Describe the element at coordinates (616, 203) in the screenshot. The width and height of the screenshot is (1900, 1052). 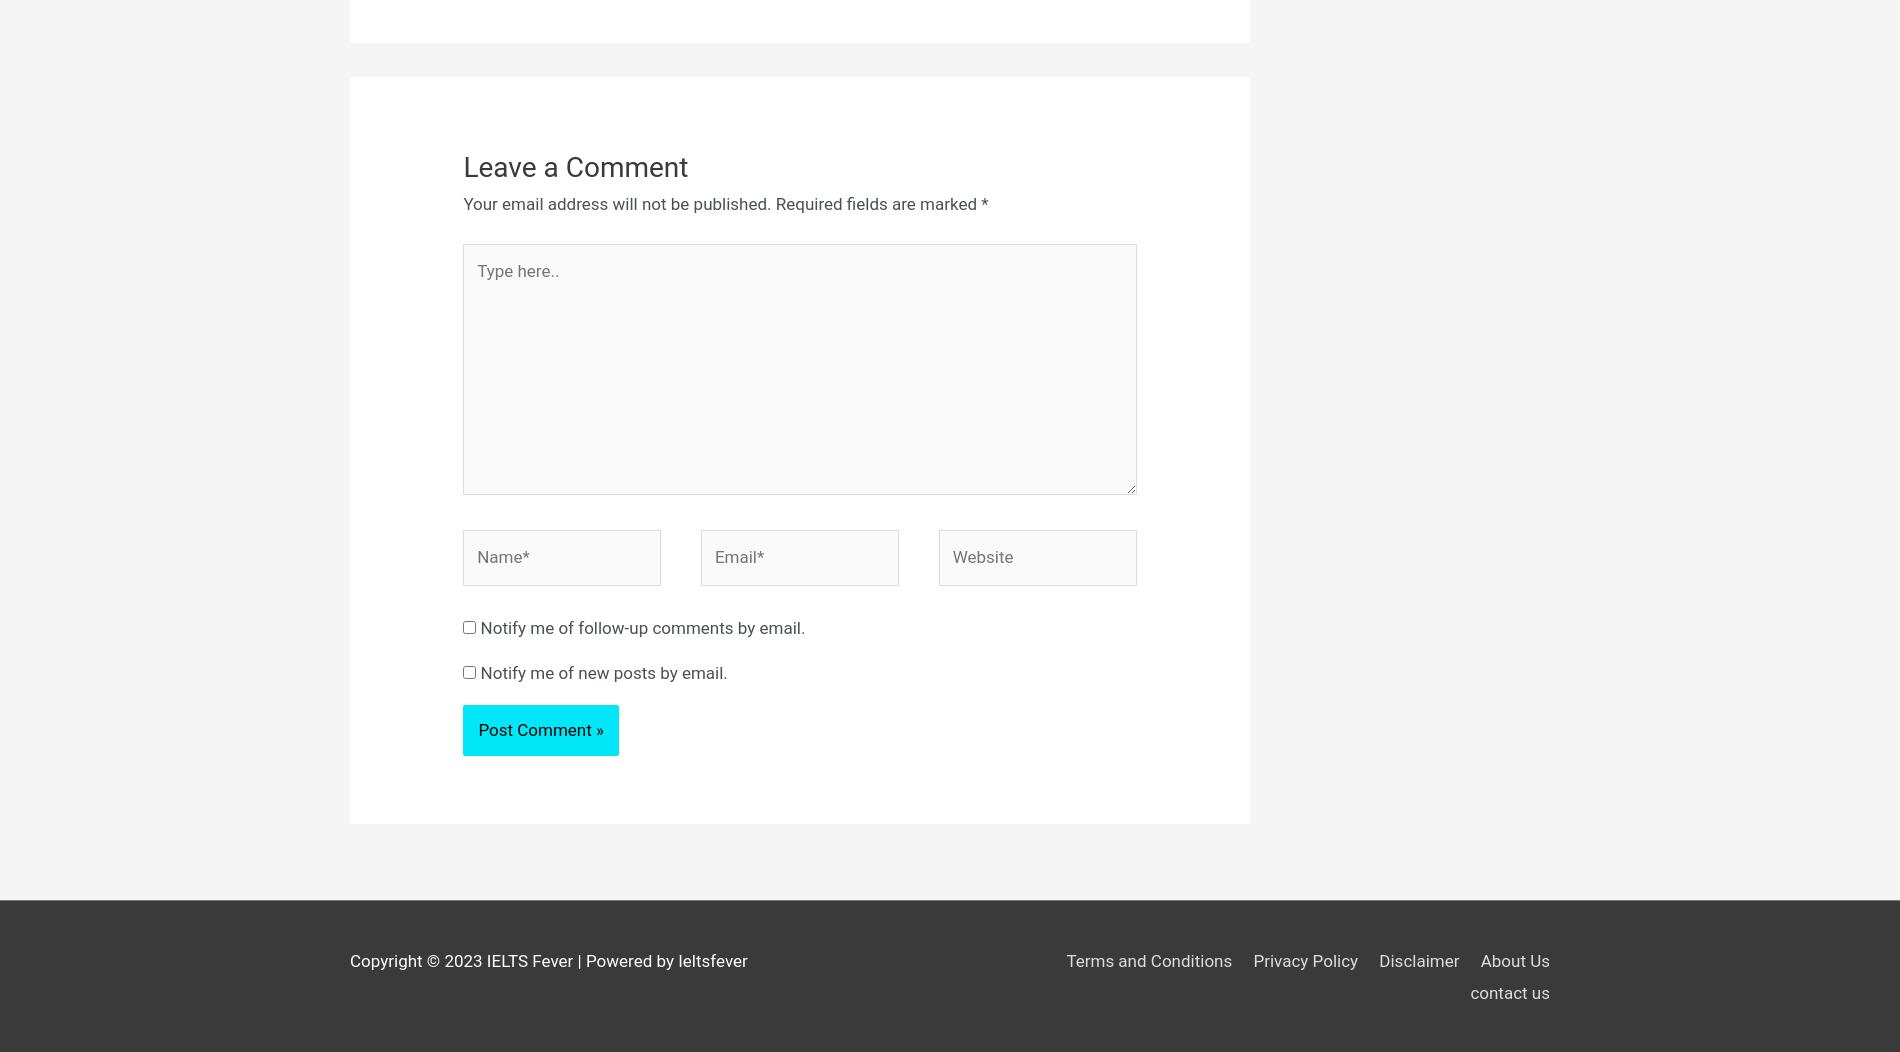
I see `'Your email address will not be published.'` at that location.